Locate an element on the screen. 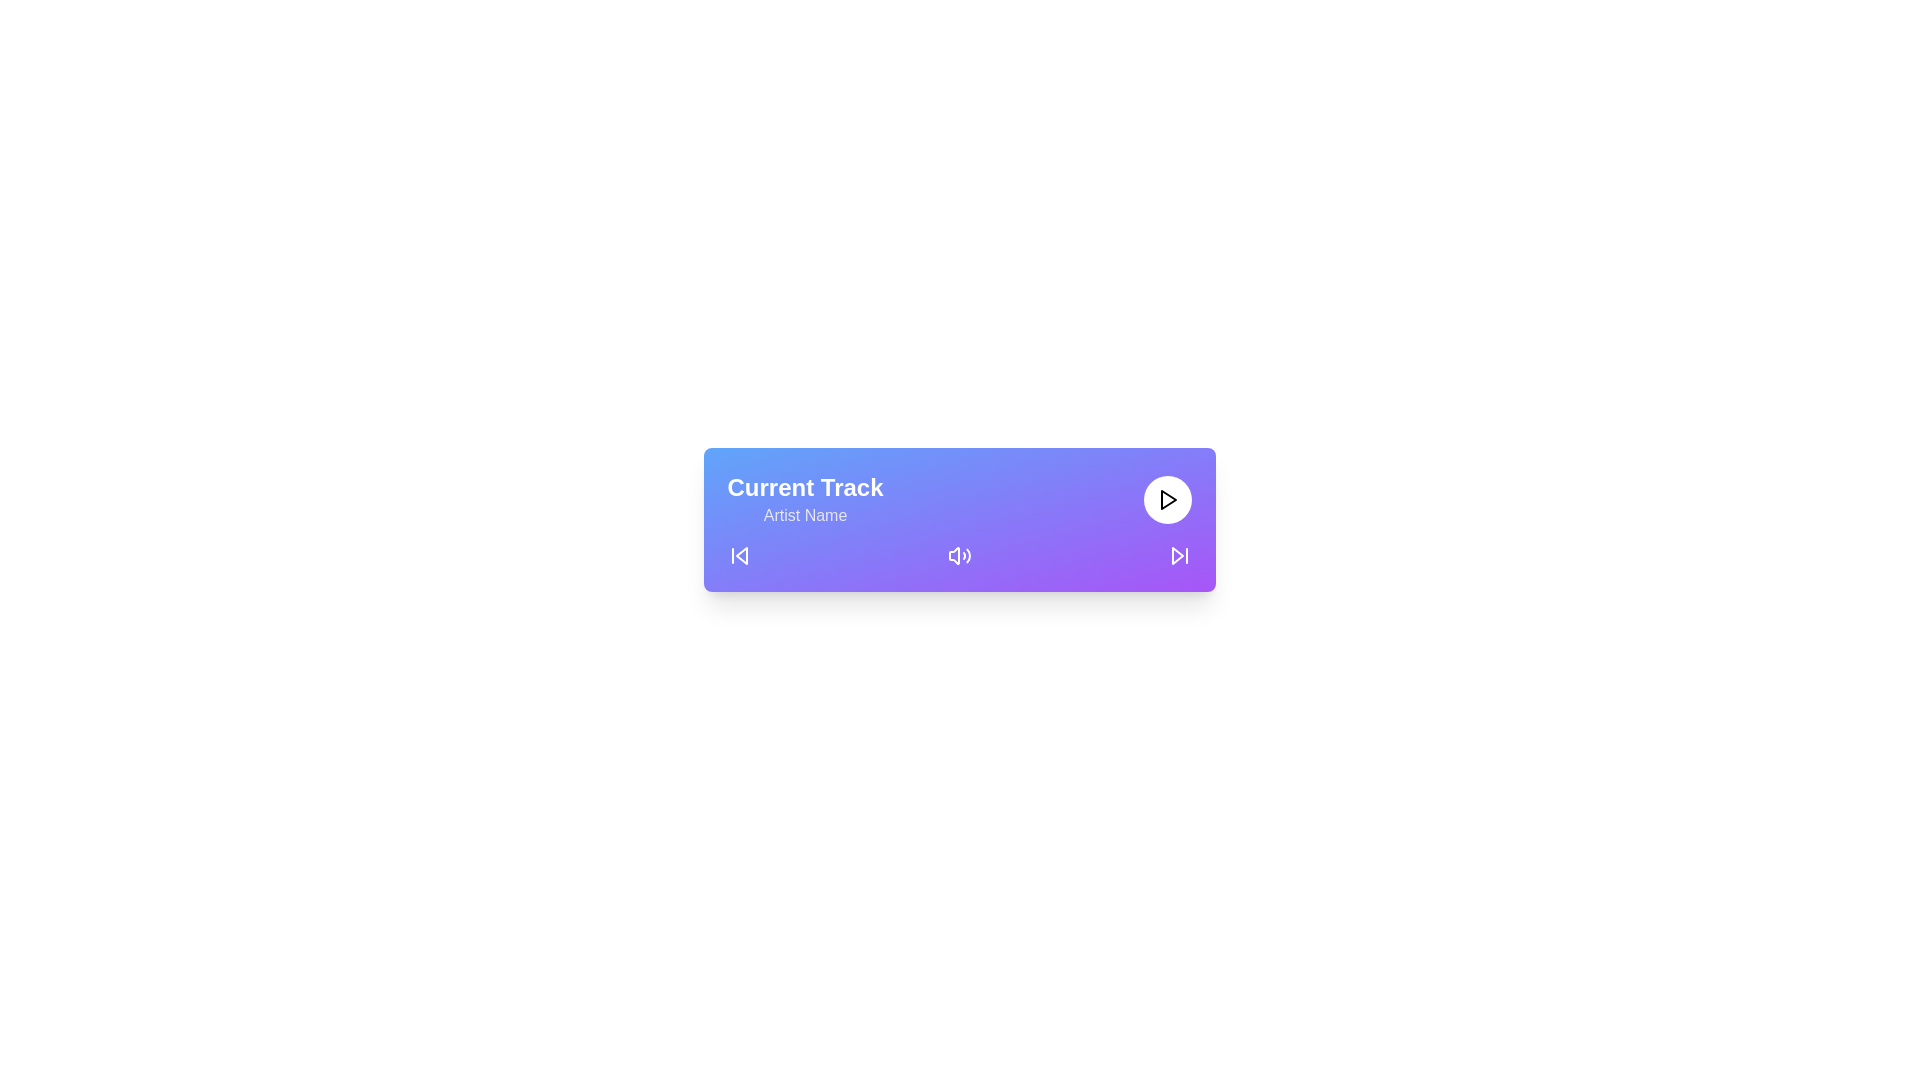  the small triangular play button icon on the playback control bar to play the music is located at coordinates (1168, 499).